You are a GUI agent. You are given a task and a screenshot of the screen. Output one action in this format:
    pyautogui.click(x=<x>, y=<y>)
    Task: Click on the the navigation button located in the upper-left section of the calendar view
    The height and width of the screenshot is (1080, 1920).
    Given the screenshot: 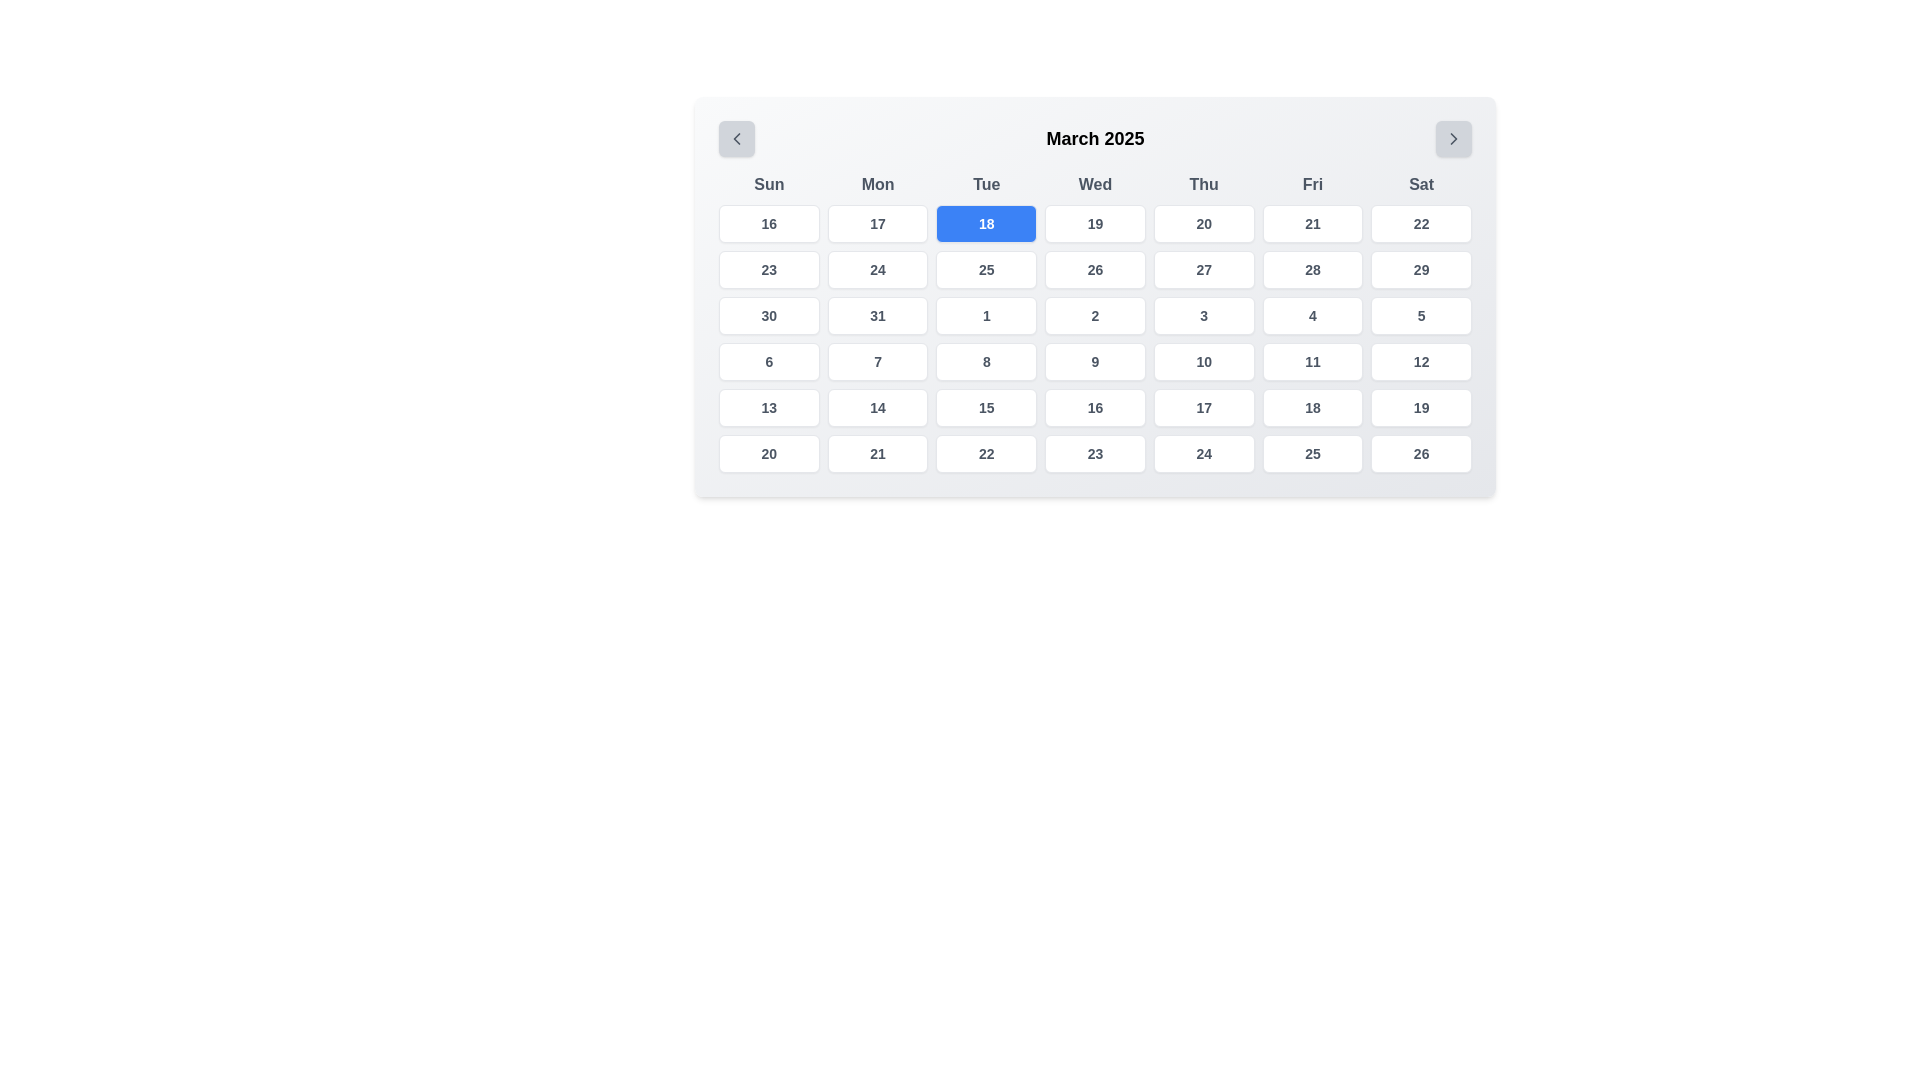 What is the action you would take?
    pyautogui.click(x=736, y=137)
    